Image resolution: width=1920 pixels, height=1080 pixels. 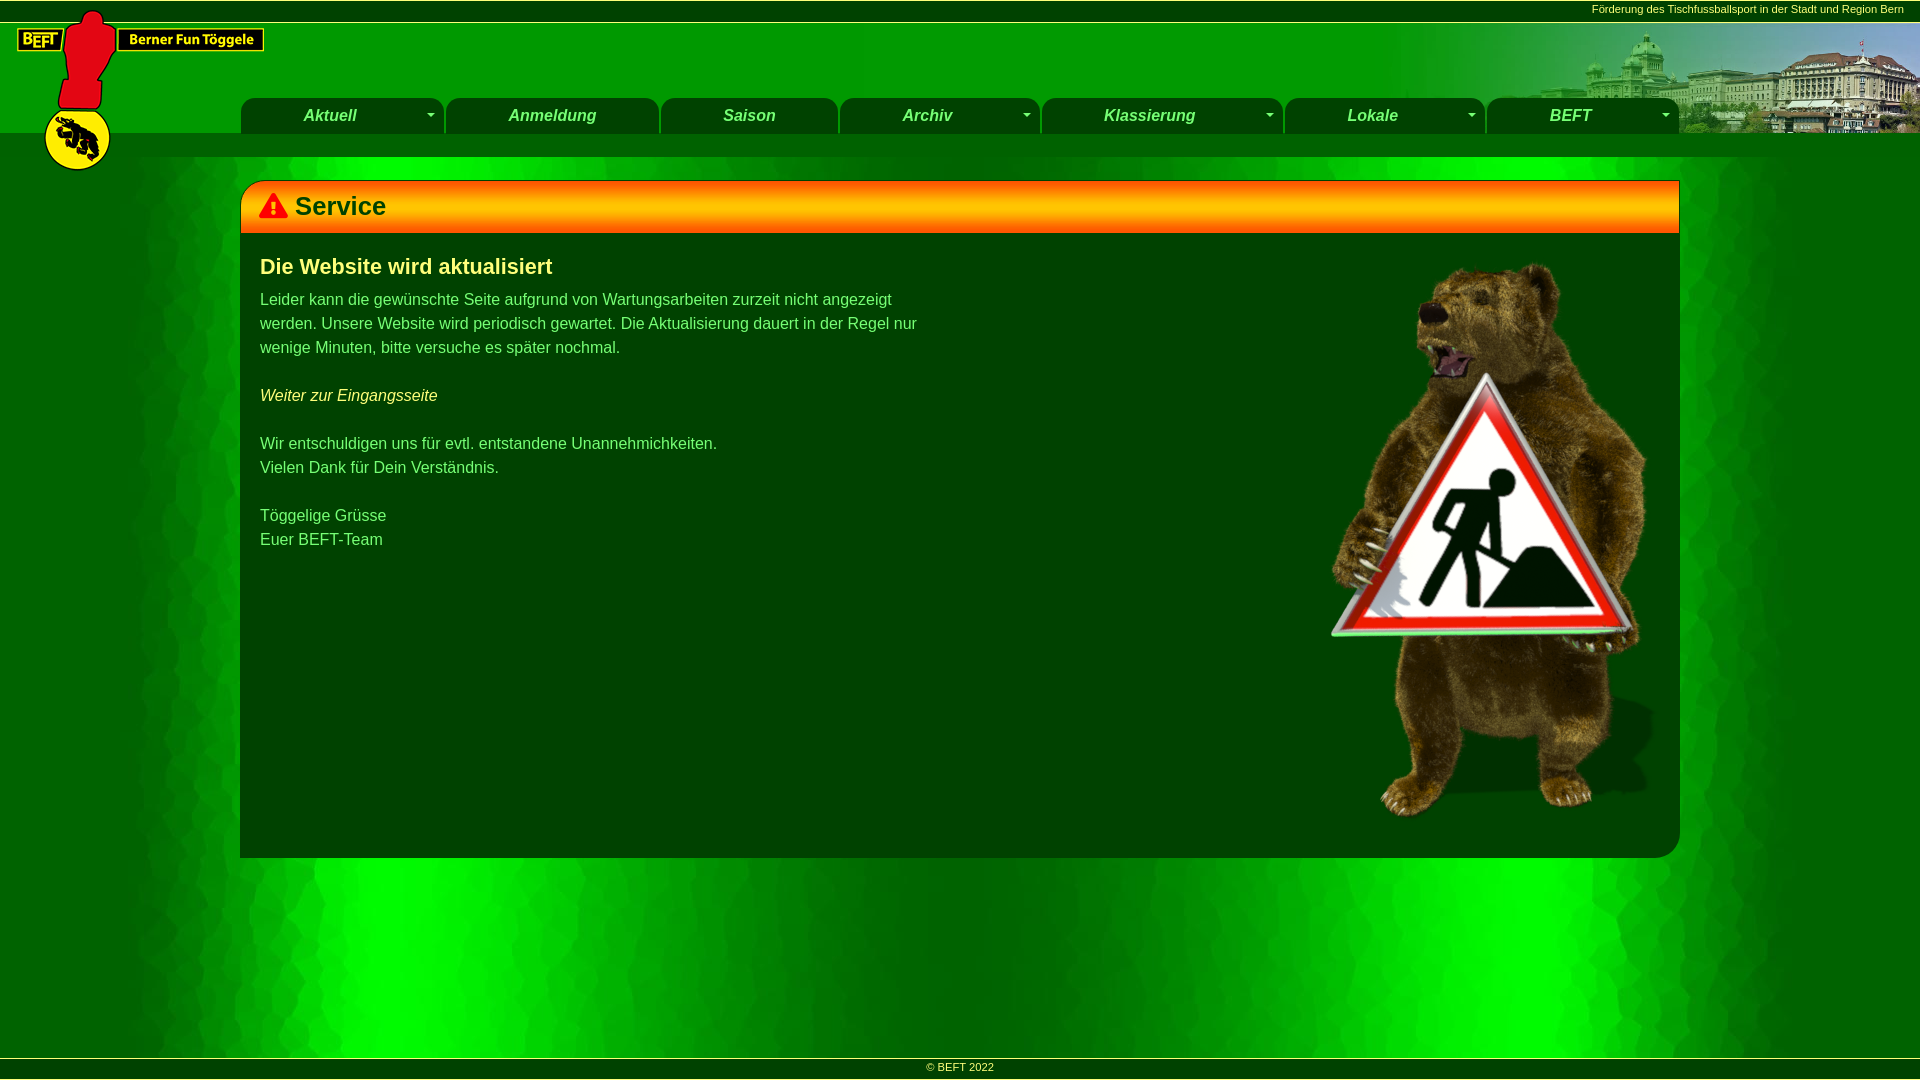 What do you see at coordinates (330, 115) in the screenshot?
I see `'Aktuell'` at bounding box center [330, 115].